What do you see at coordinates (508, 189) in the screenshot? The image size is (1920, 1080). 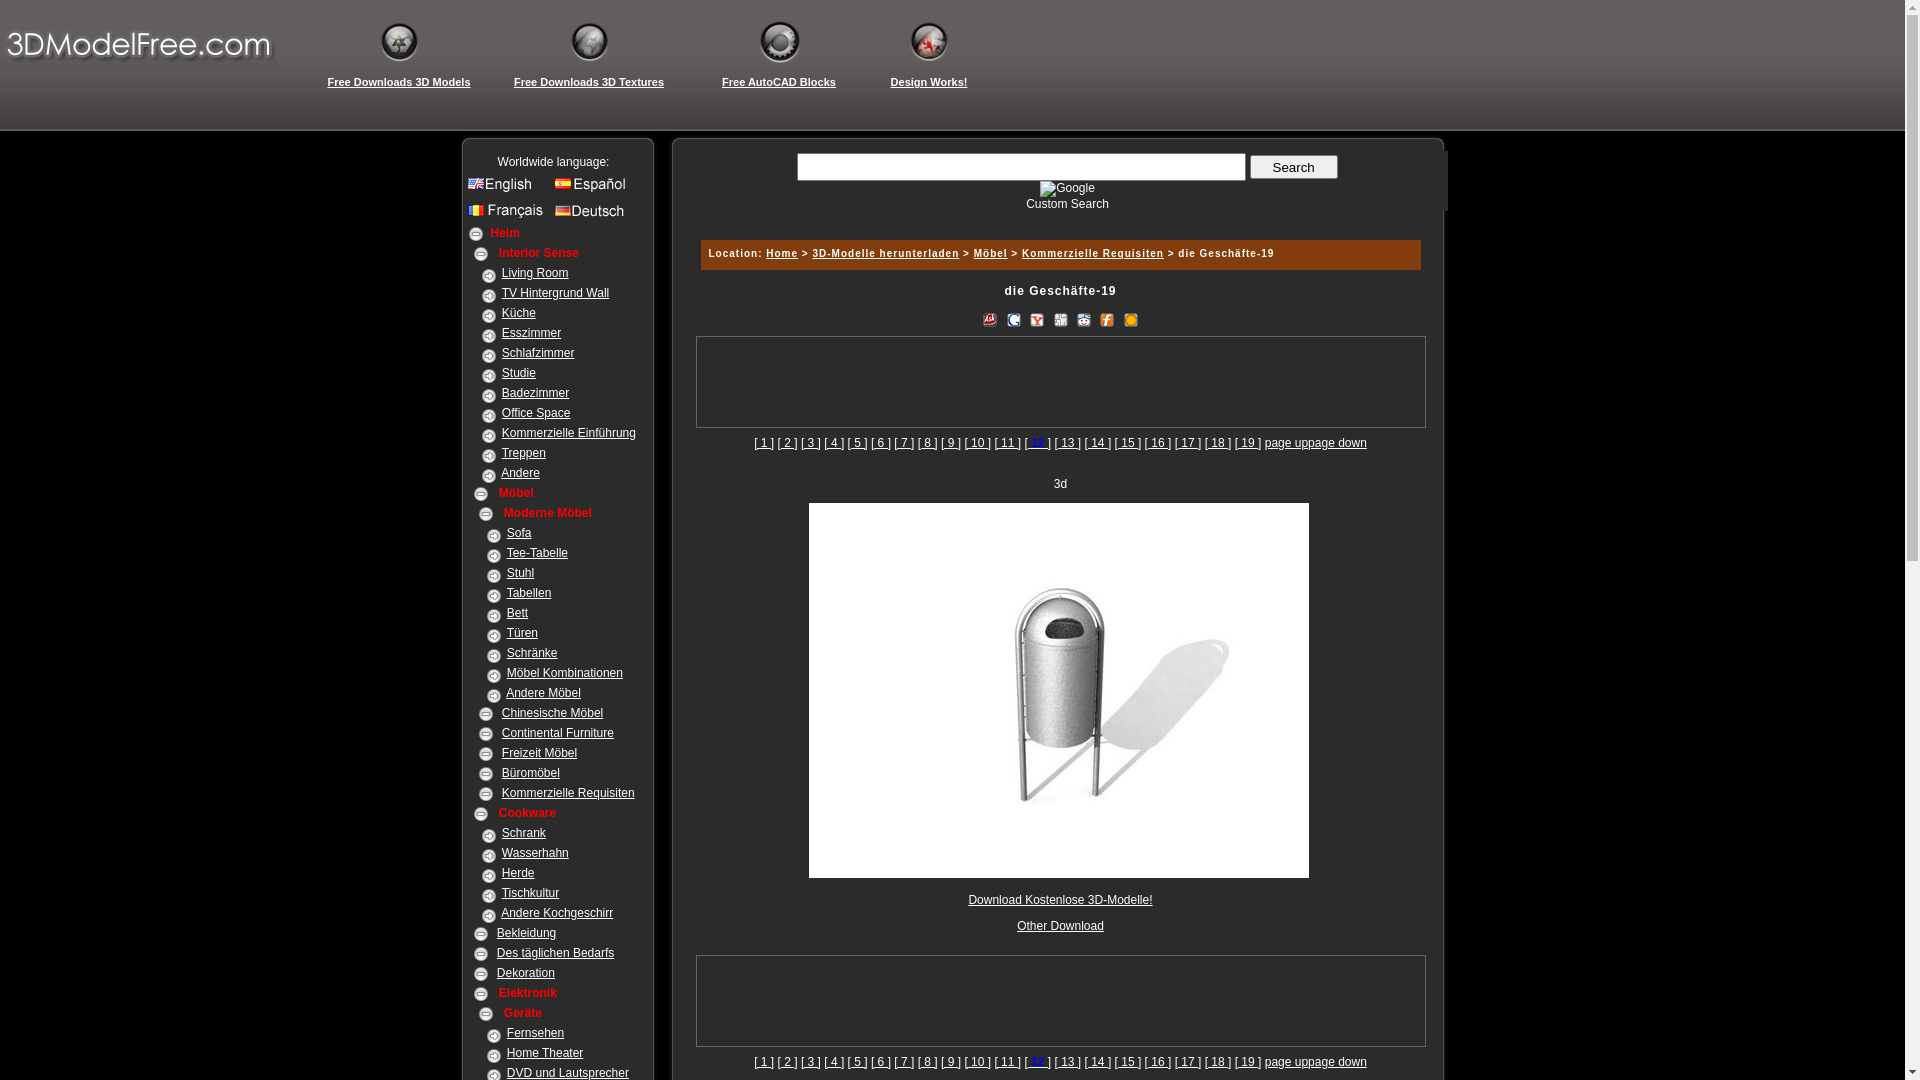 I see `'English site'` at bounding box center [508, 189].